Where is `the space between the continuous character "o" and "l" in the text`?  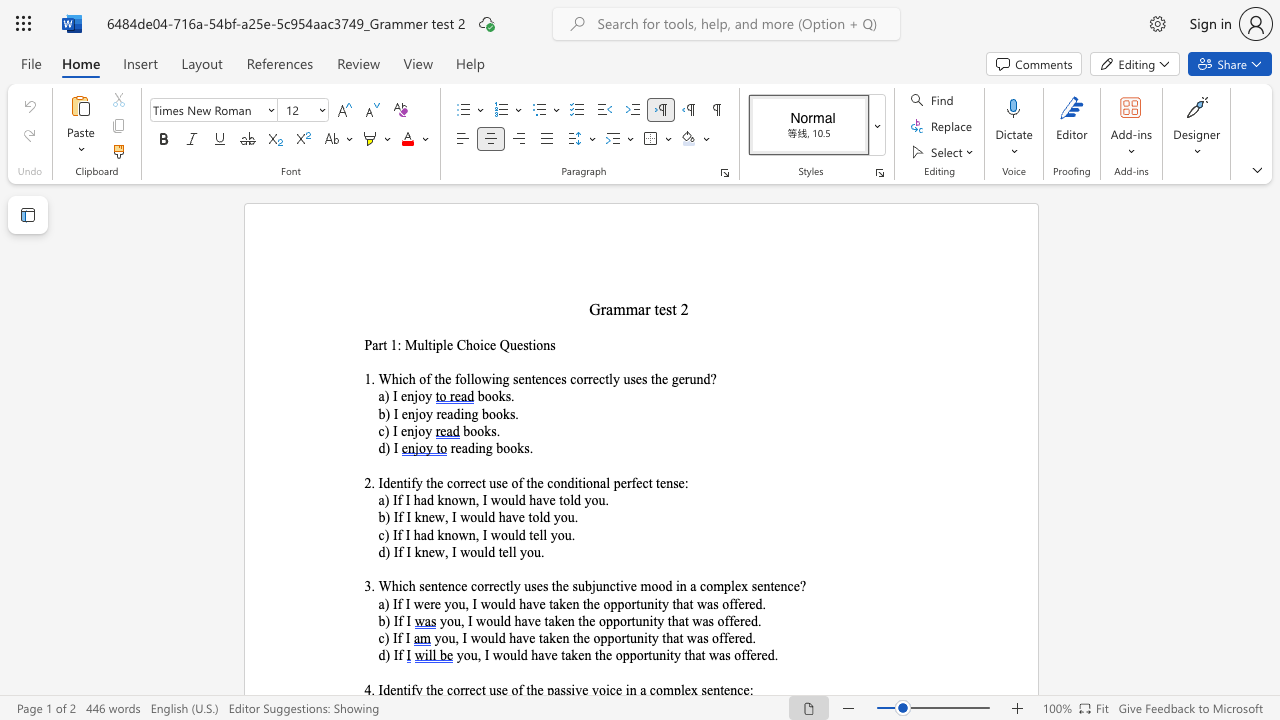
the space between the continuous character "o" and "l" in the text is located at coordinates (464, 379).